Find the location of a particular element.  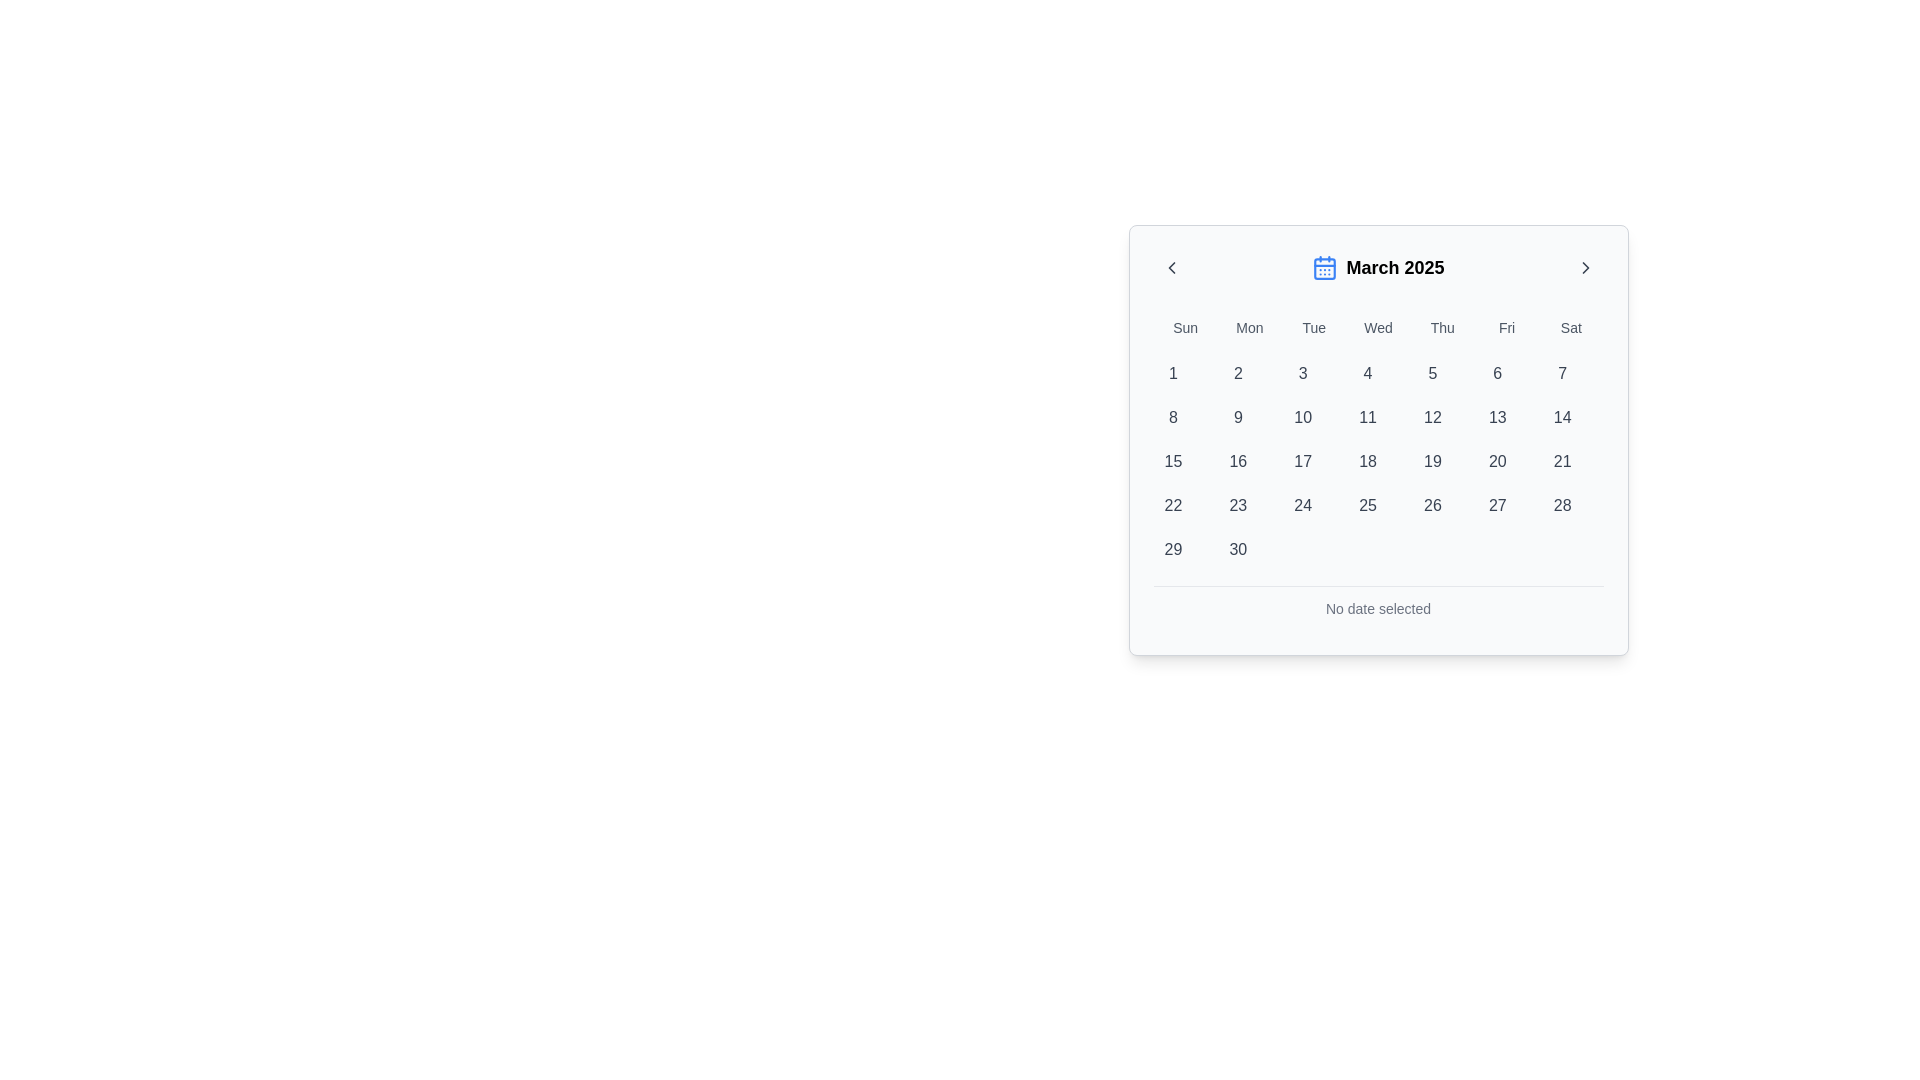

the chevron icon used for navigating to the previous month in the calendar interface is located at coordinates (1171, 266).